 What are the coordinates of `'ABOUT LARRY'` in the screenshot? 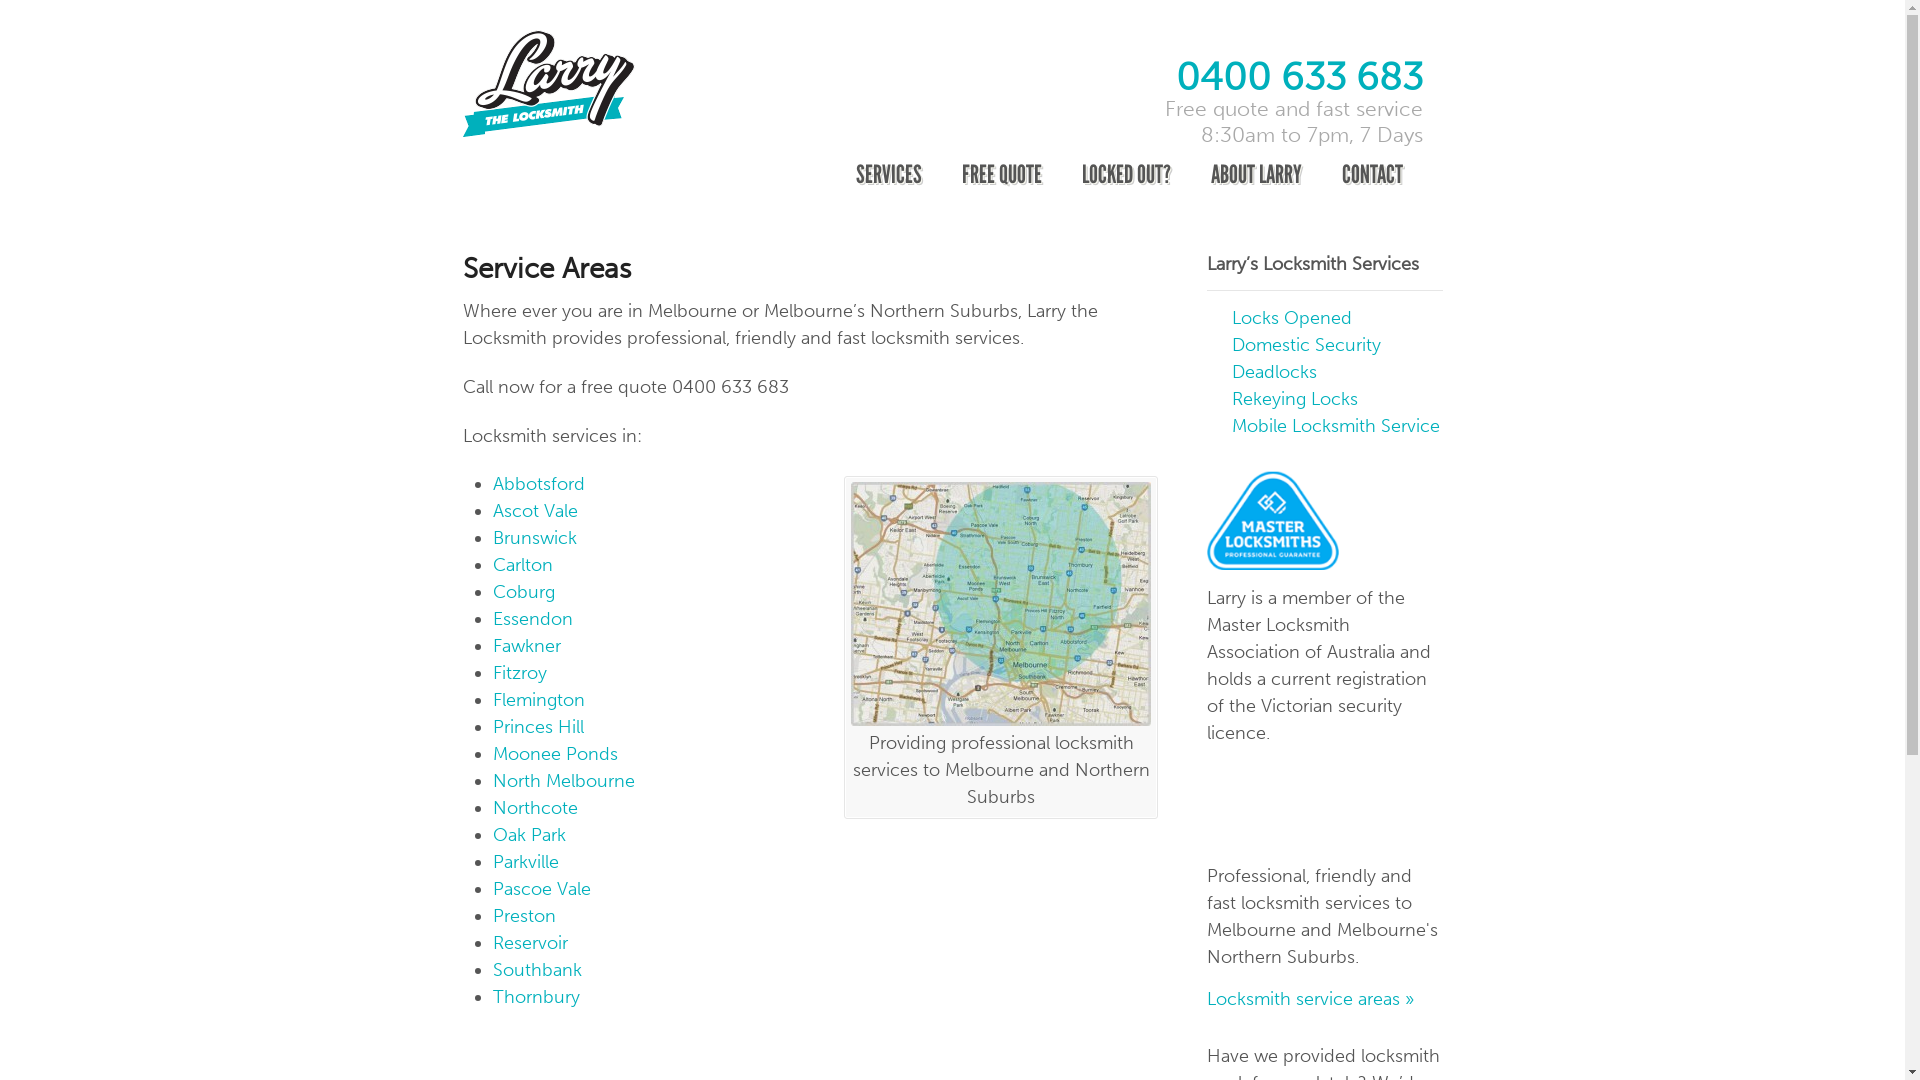 It's located at (1190, 173).